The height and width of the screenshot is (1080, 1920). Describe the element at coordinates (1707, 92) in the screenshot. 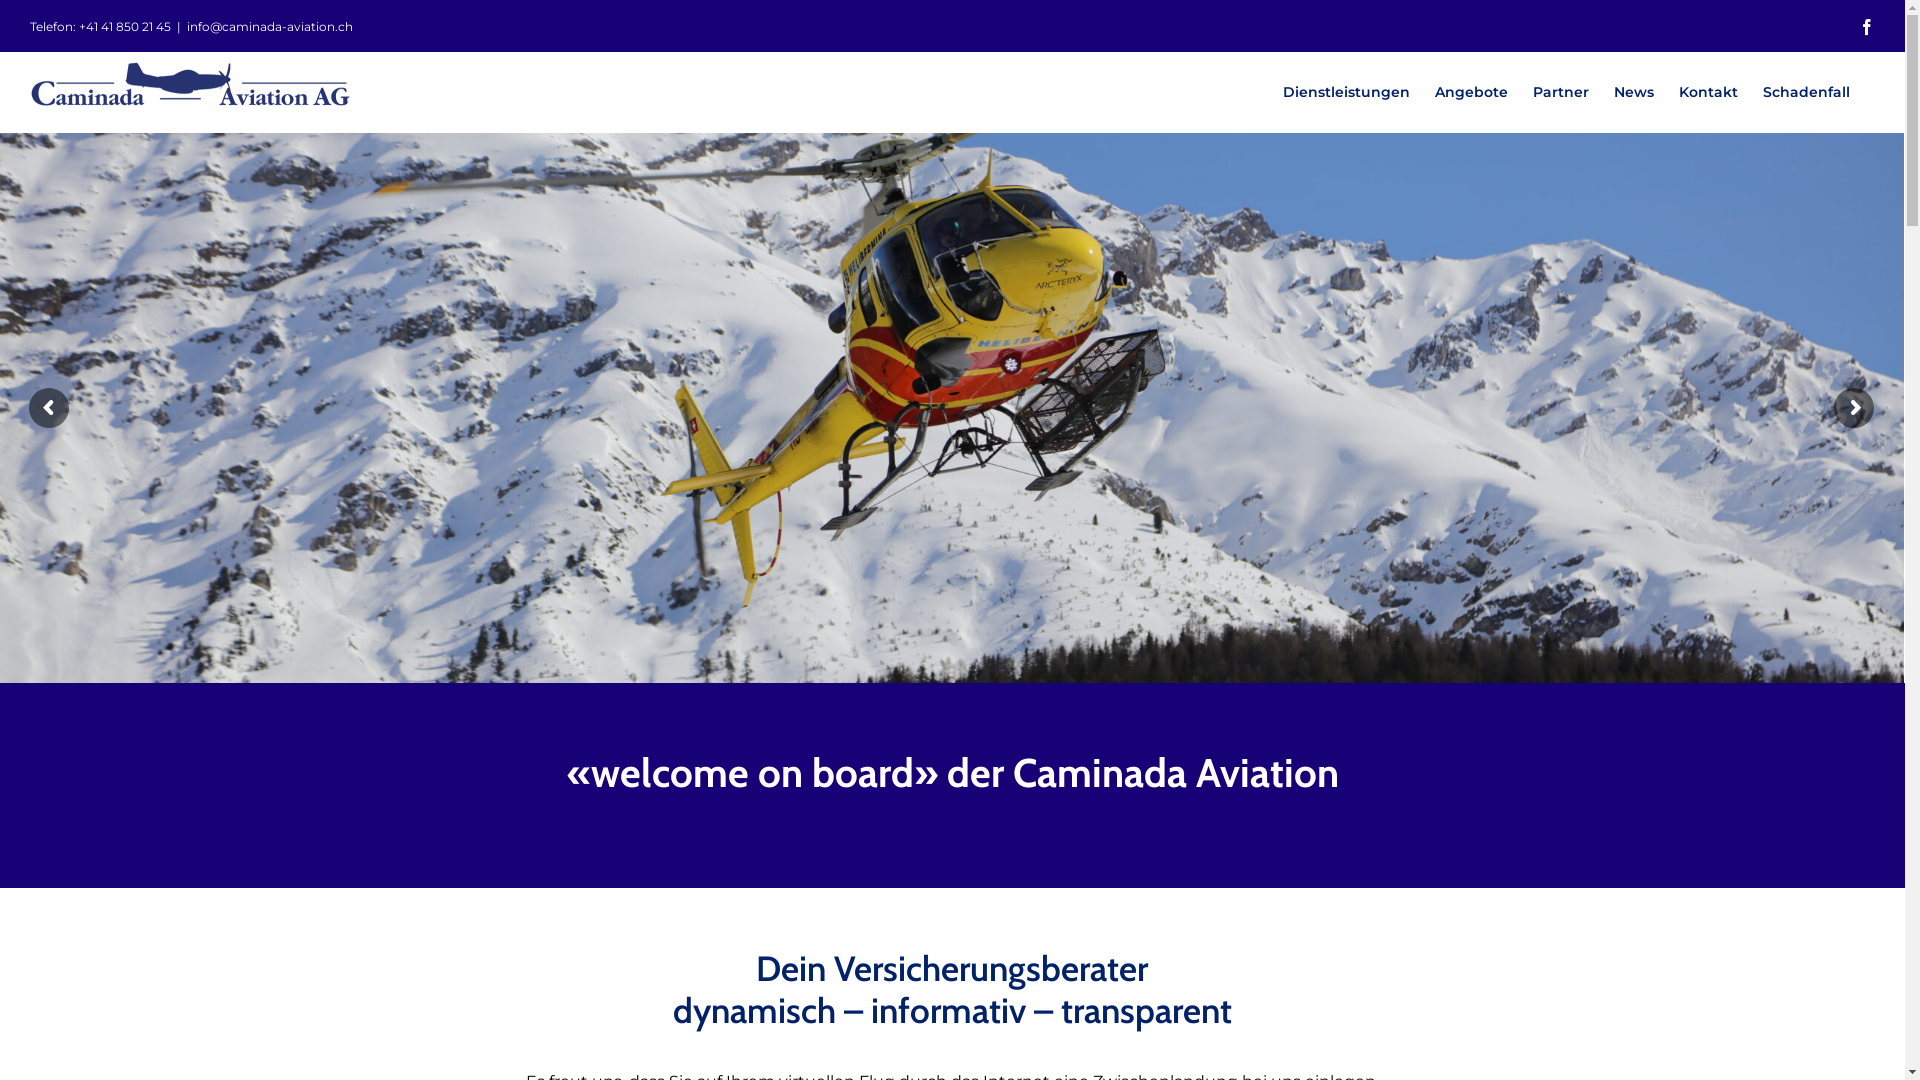

I see `'Kontakt'` at that location.